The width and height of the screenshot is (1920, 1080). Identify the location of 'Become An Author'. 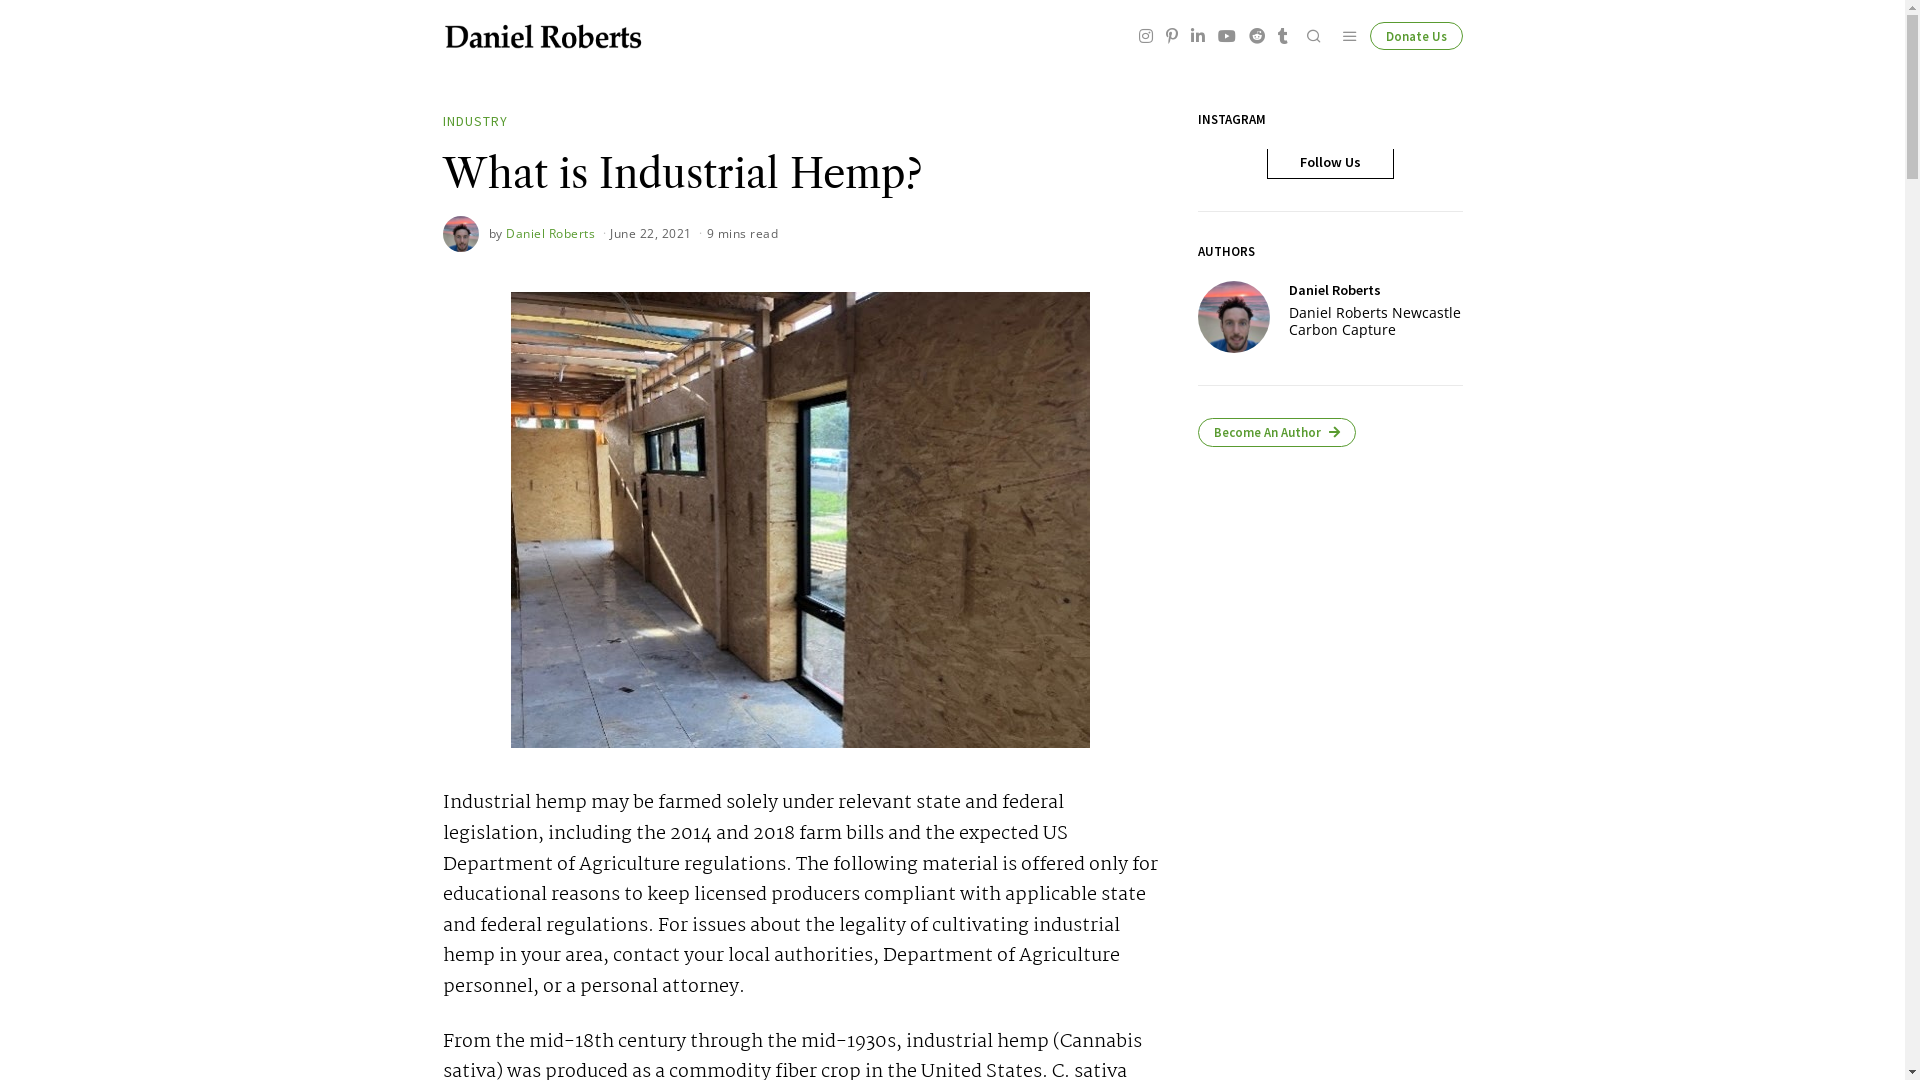
(1275, 431).